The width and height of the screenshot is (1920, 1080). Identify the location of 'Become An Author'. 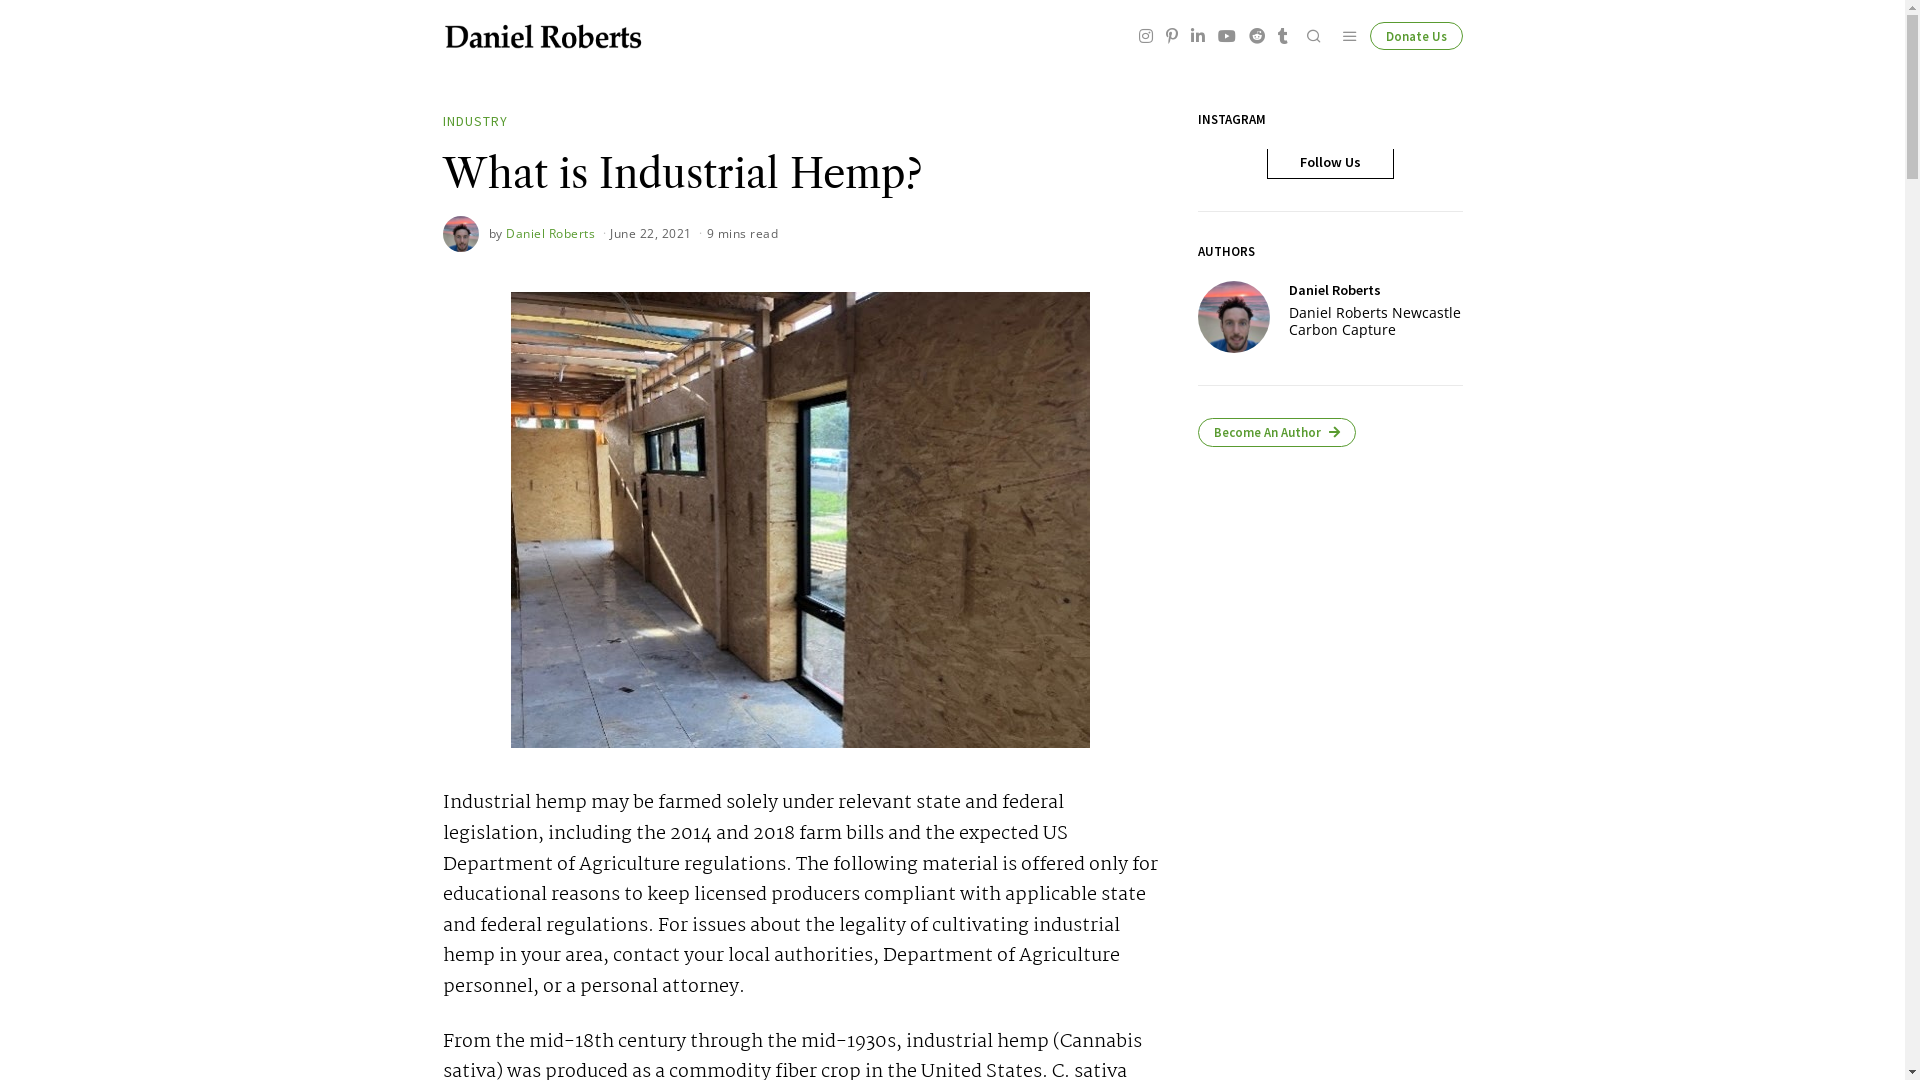
(1275, 431).